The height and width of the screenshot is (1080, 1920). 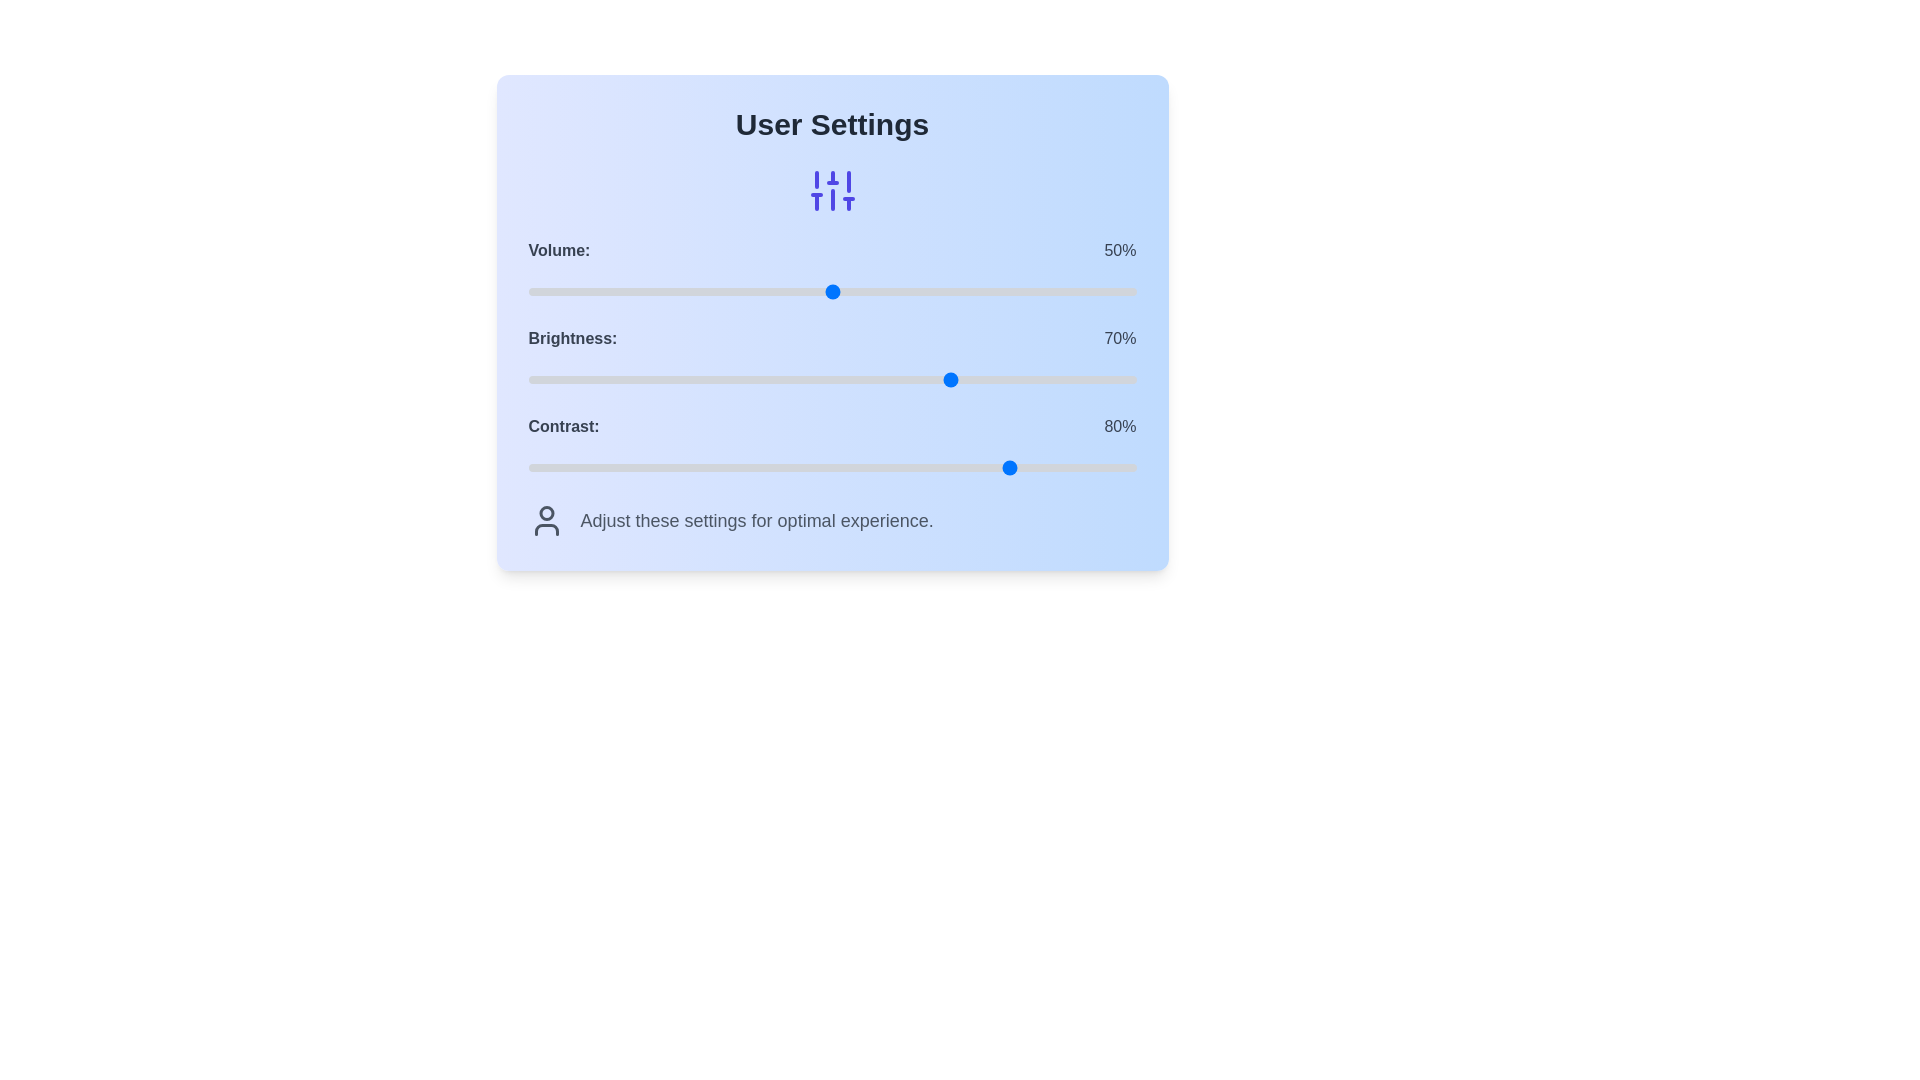 I want to click on the settings icon located centrally below the 'User Settings' heading and above the 'Volume:' setting, so click(x=832, y=191).